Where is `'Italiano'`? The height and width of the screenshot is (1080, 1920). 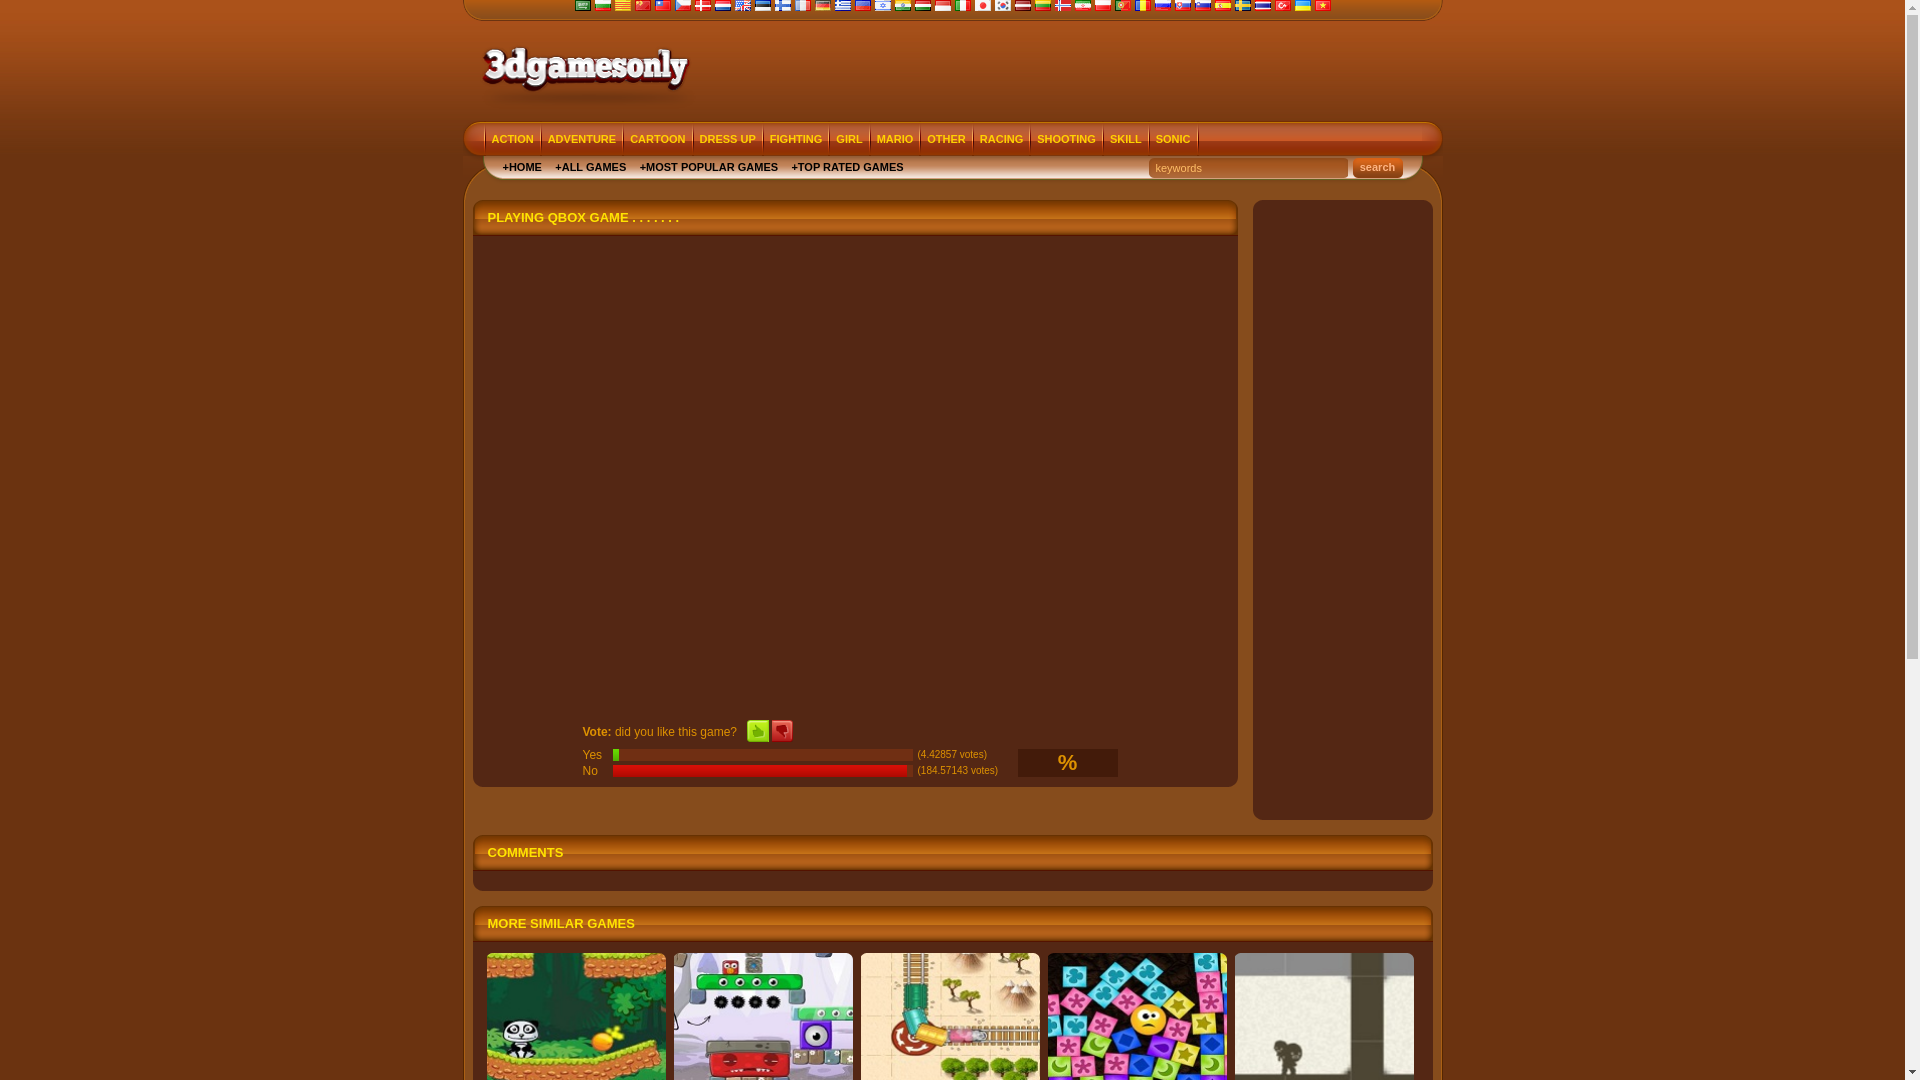
'Italiano' is located at coordinates (953, 7).